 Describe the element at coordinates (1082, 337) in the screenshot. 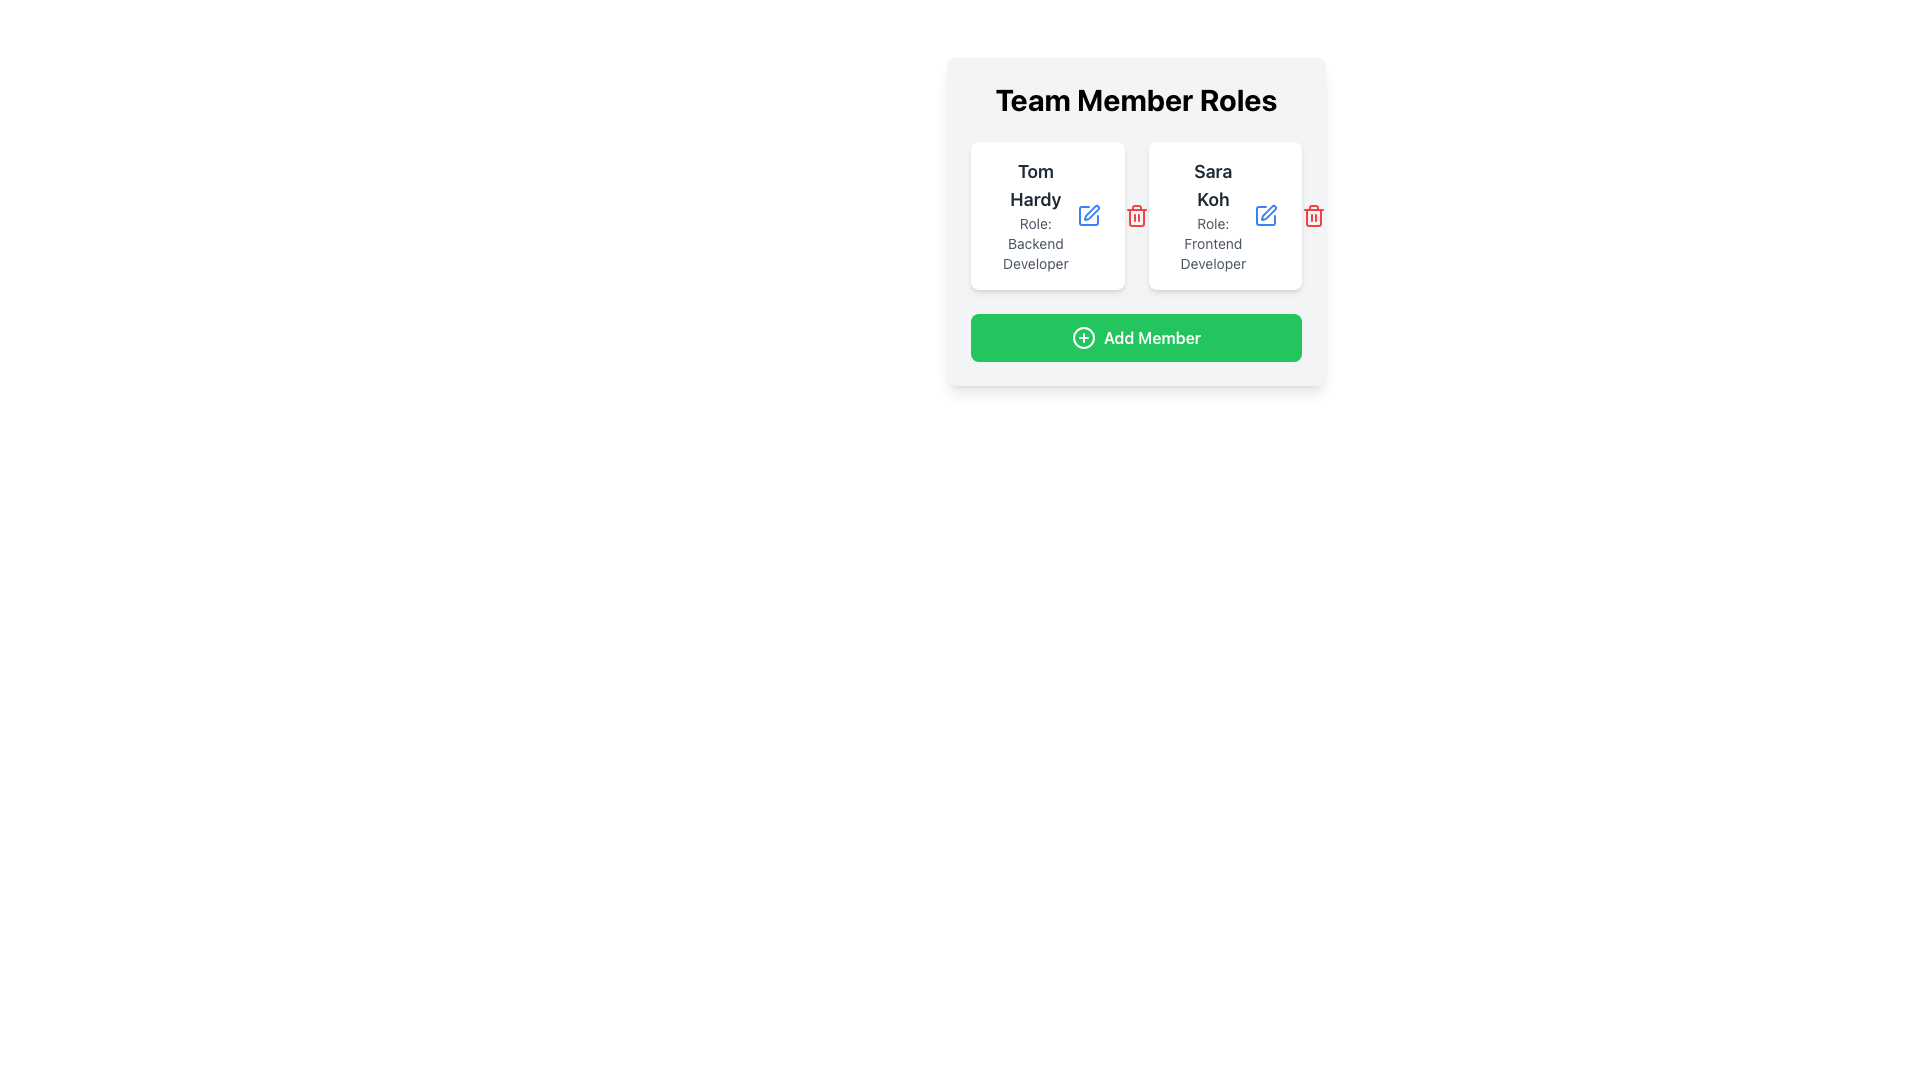

I see `the circular icon located within the green 'Add Member' button in the footer of the card displaying team member roles` at that location.